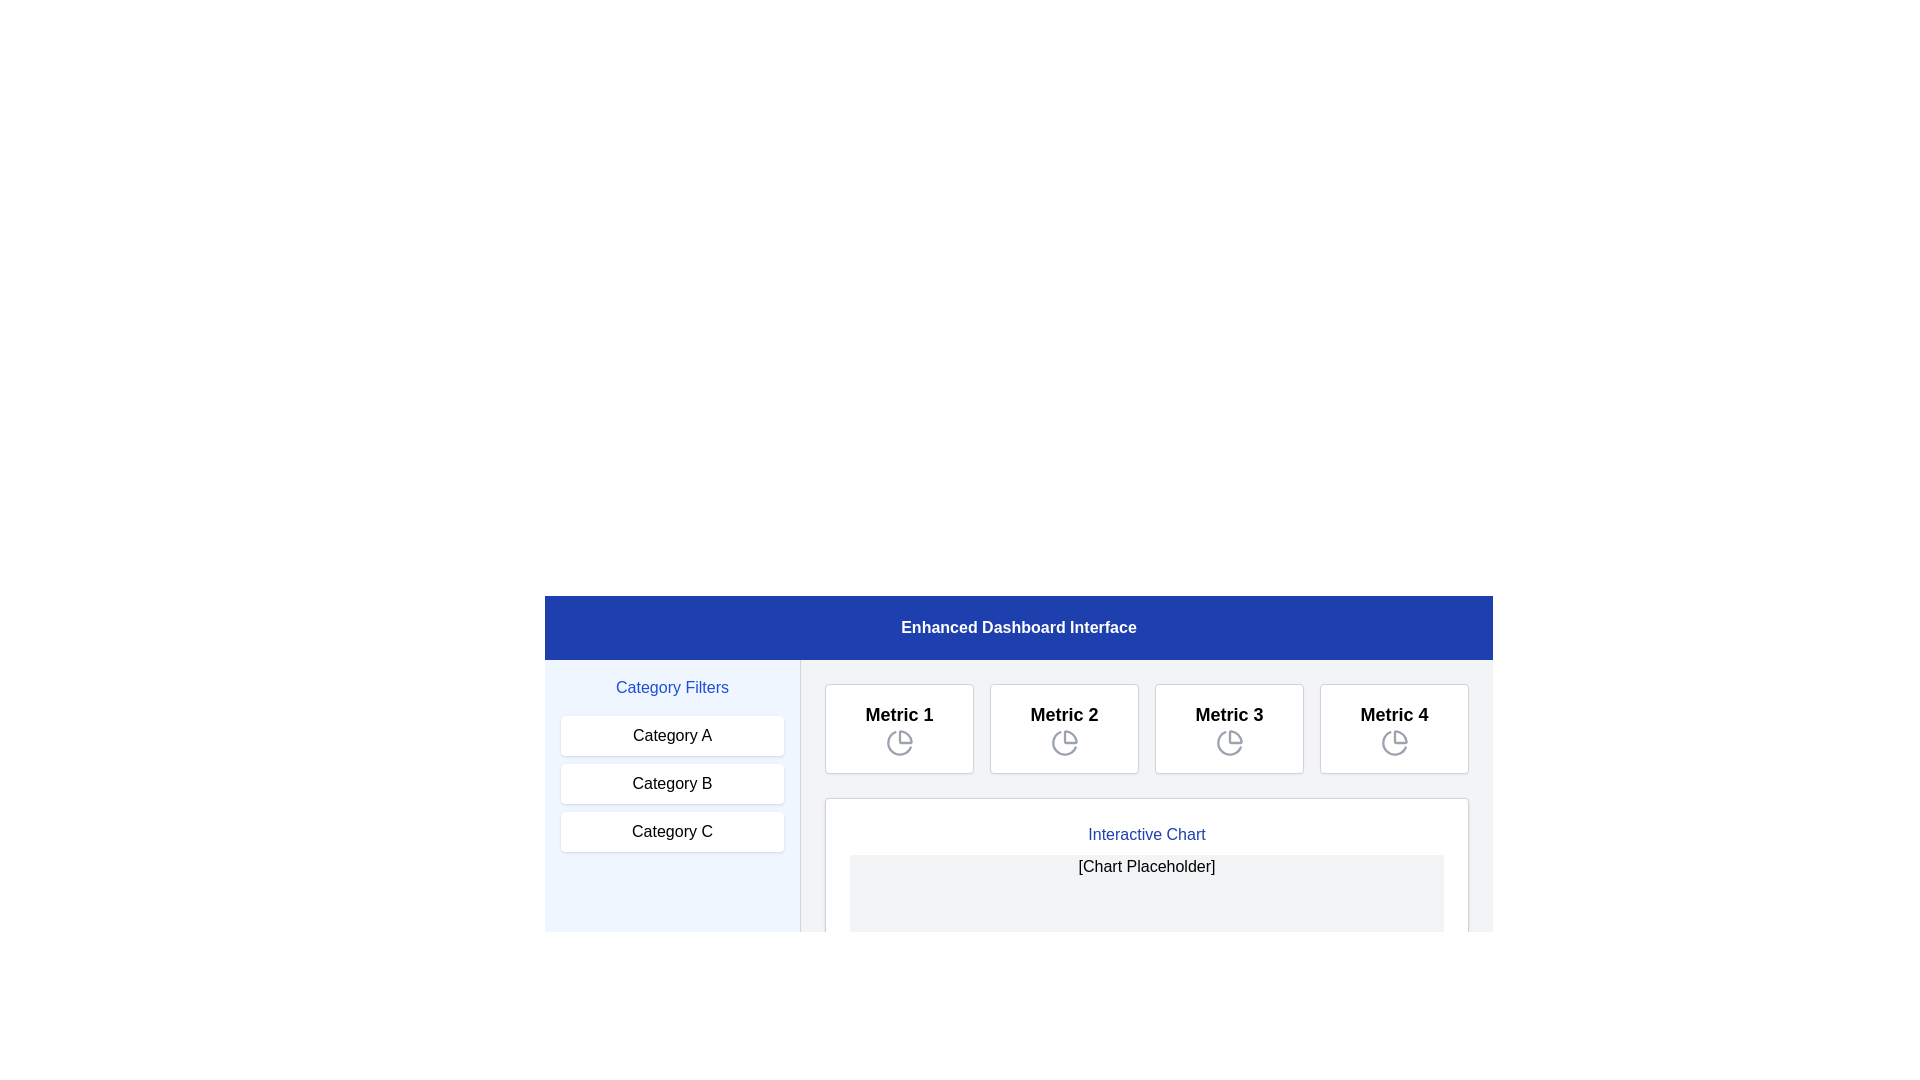 The width and height of the screenshot is (1920, 1080). What do you see at coordinates (672, 782) in the screenshot?
I see `the second button in the 'Category Filters' section` at bounding box center [672, 782].